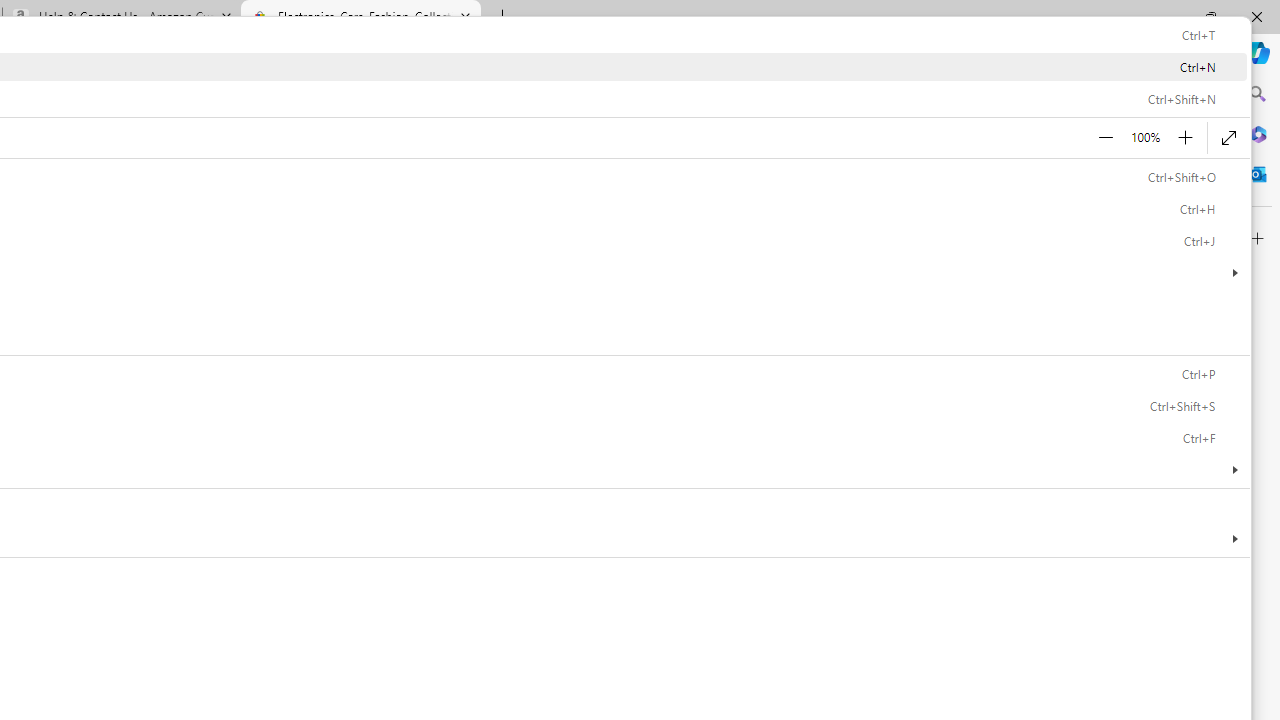  I want to click on 'Close Outlook pane', so click(1257, 173).